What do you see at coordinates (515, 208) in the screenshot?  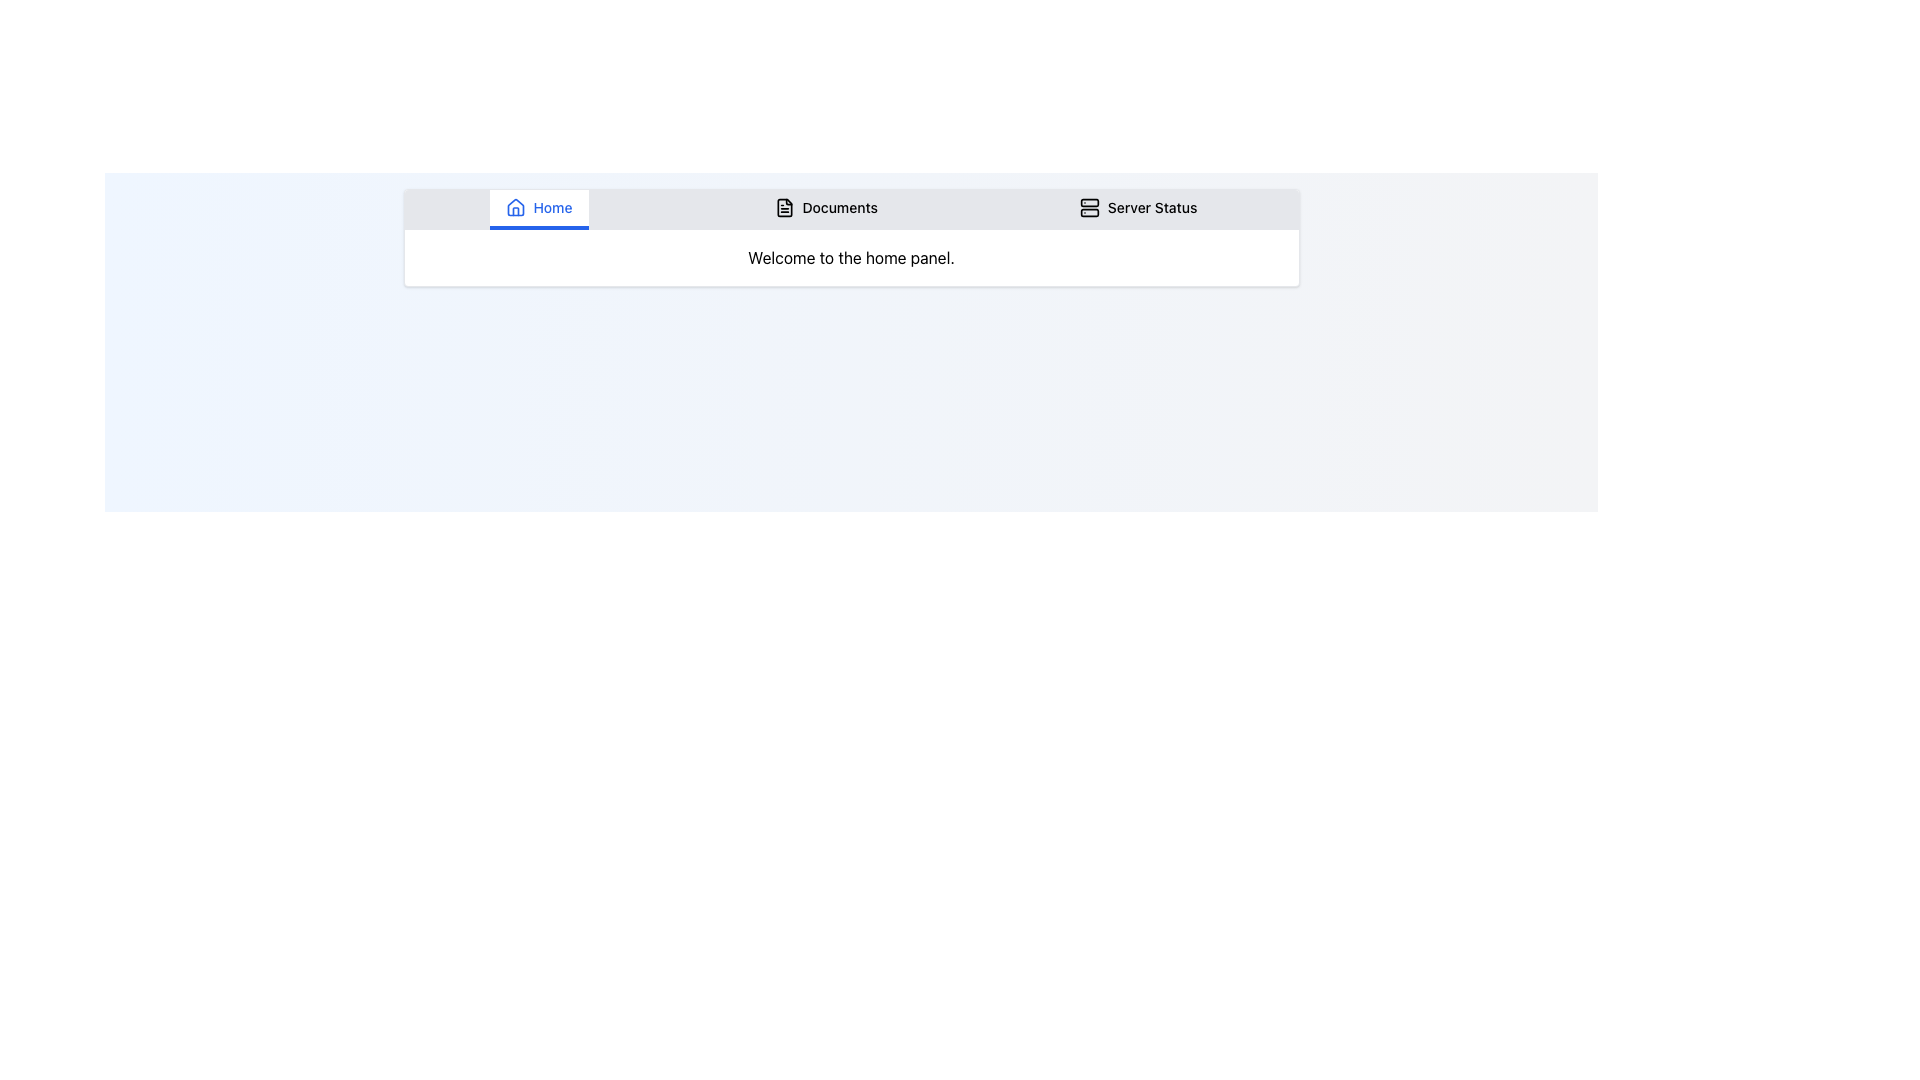 I see `the blue house SVG icon located in the leftmost section of the navigation bar` at bounding box center [515, 208].